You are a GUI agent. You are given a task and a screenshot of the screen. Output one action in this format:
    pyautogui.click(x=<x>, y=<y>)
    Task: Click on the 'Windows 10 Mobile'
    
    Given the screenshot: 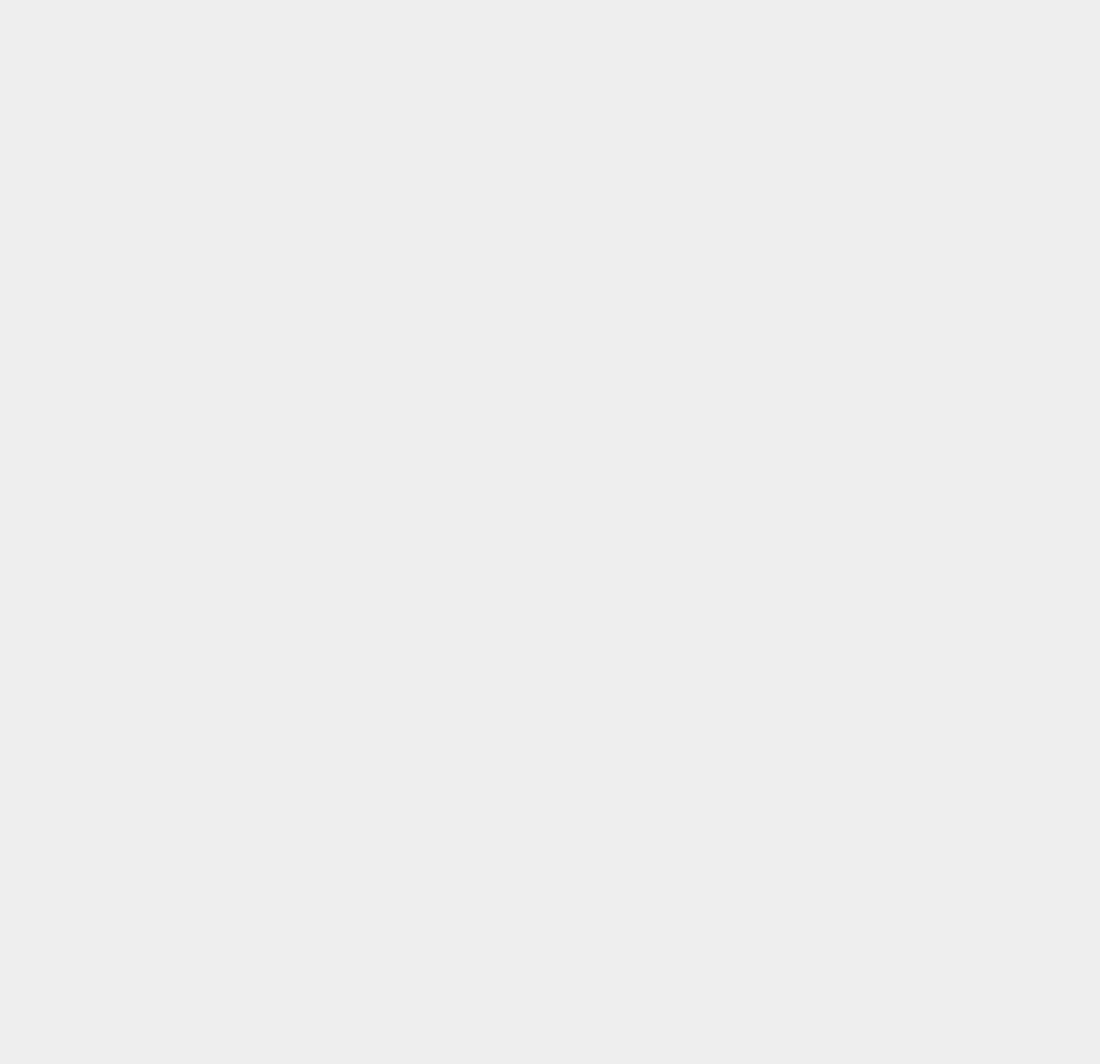 What is the action you would take?
    pyautogui.click(x=836, y=806)
    